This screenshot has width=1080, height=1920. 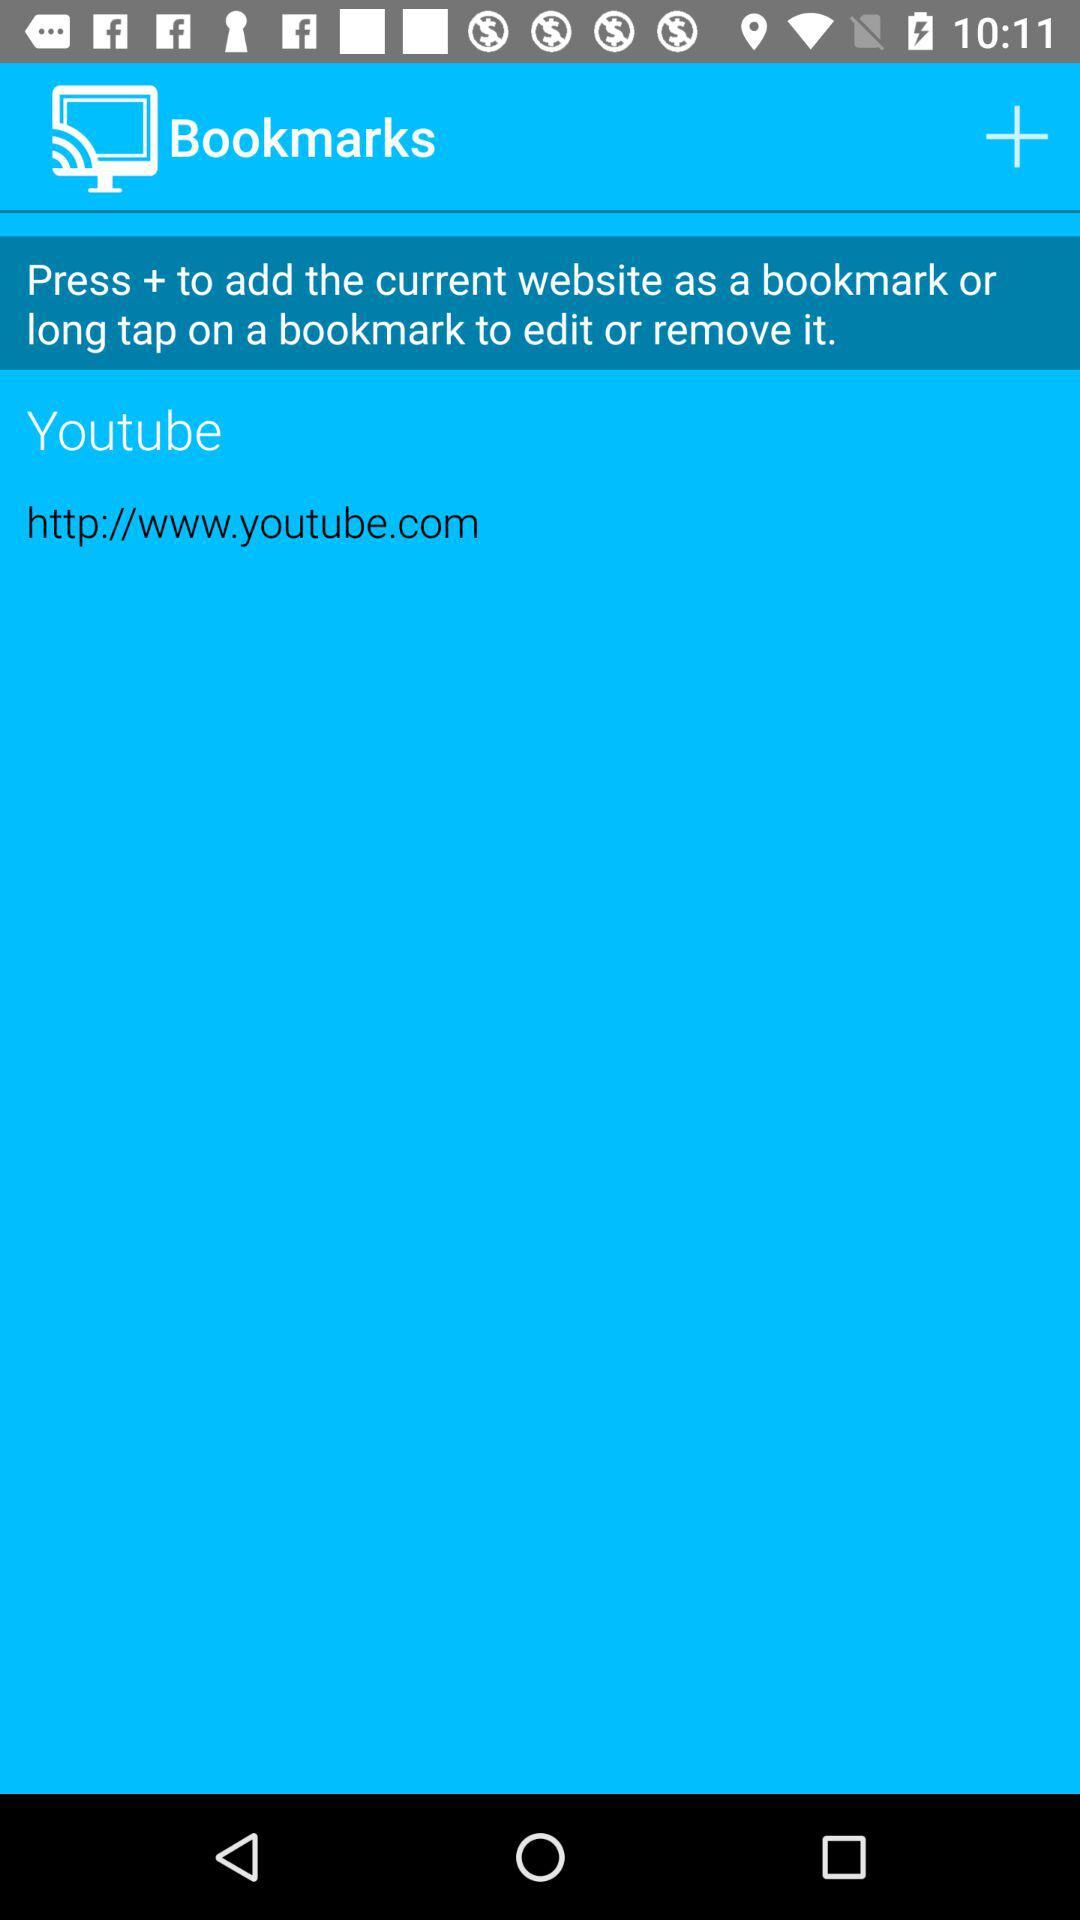 What do you see at coordinates (540, 521) in the screenshot?
I see `http www youtube item` at bounding box center [540, 521].